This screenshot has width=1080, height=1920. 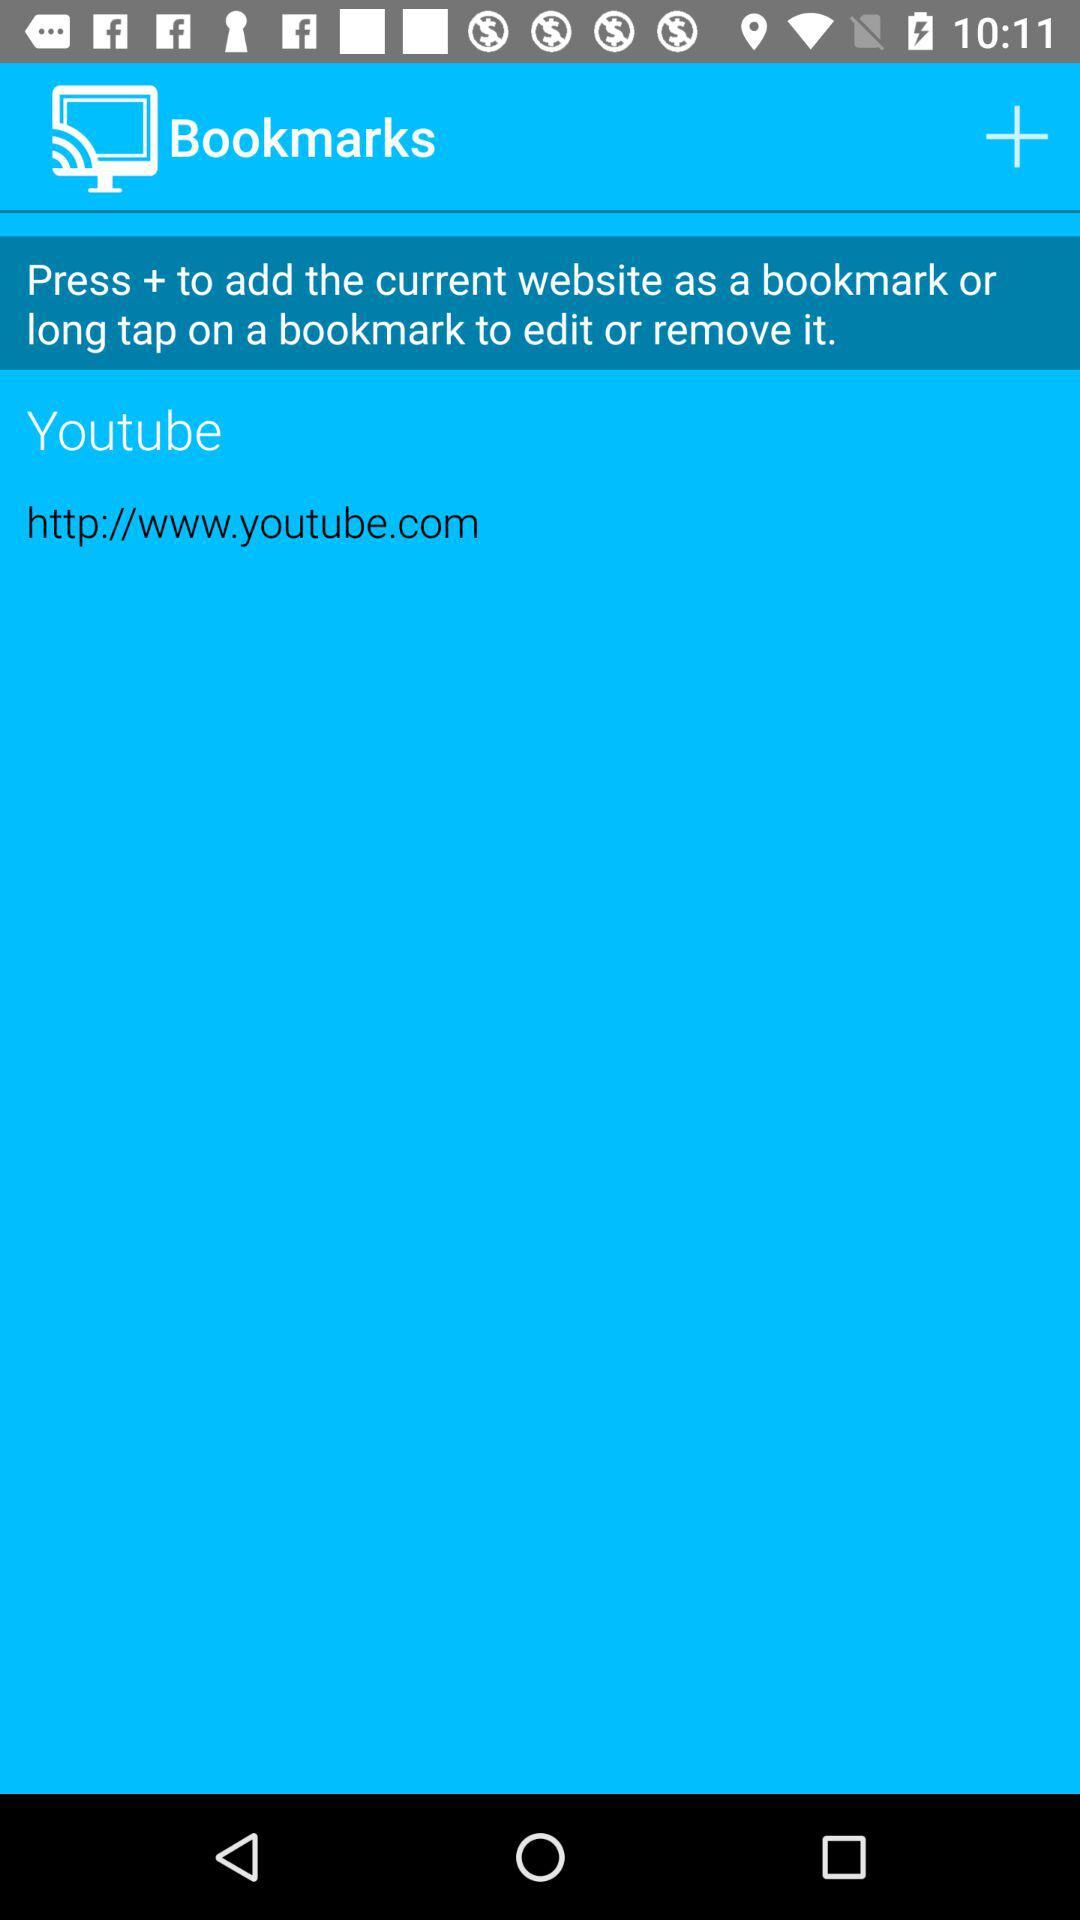 What do you see at coordinates (540, 521) in the screenshot?
I see `http www youtube item` at bounding box center [540, 521].